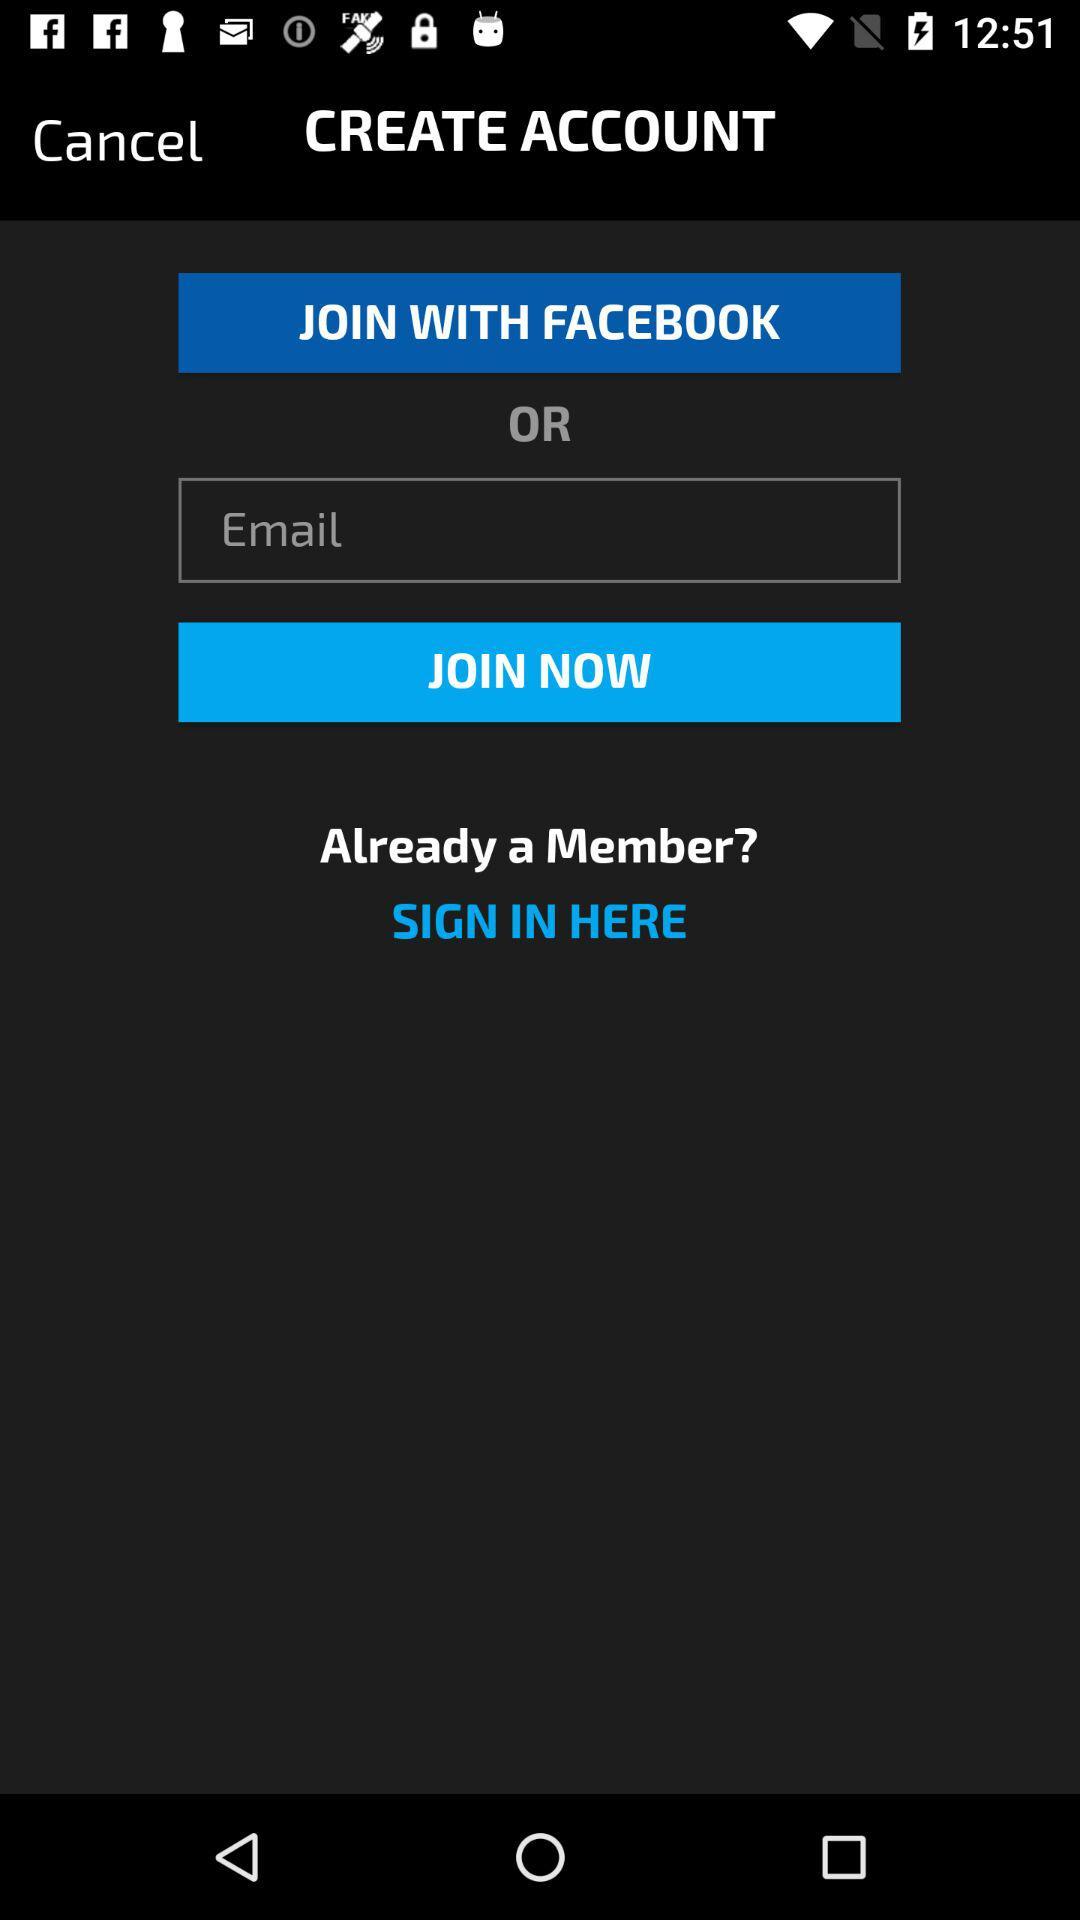 This screenshot has width=1080, height=1920. Describe the element at coordinates (538, 933) in the screenshot. I see `the item below the already a member?` at that location.